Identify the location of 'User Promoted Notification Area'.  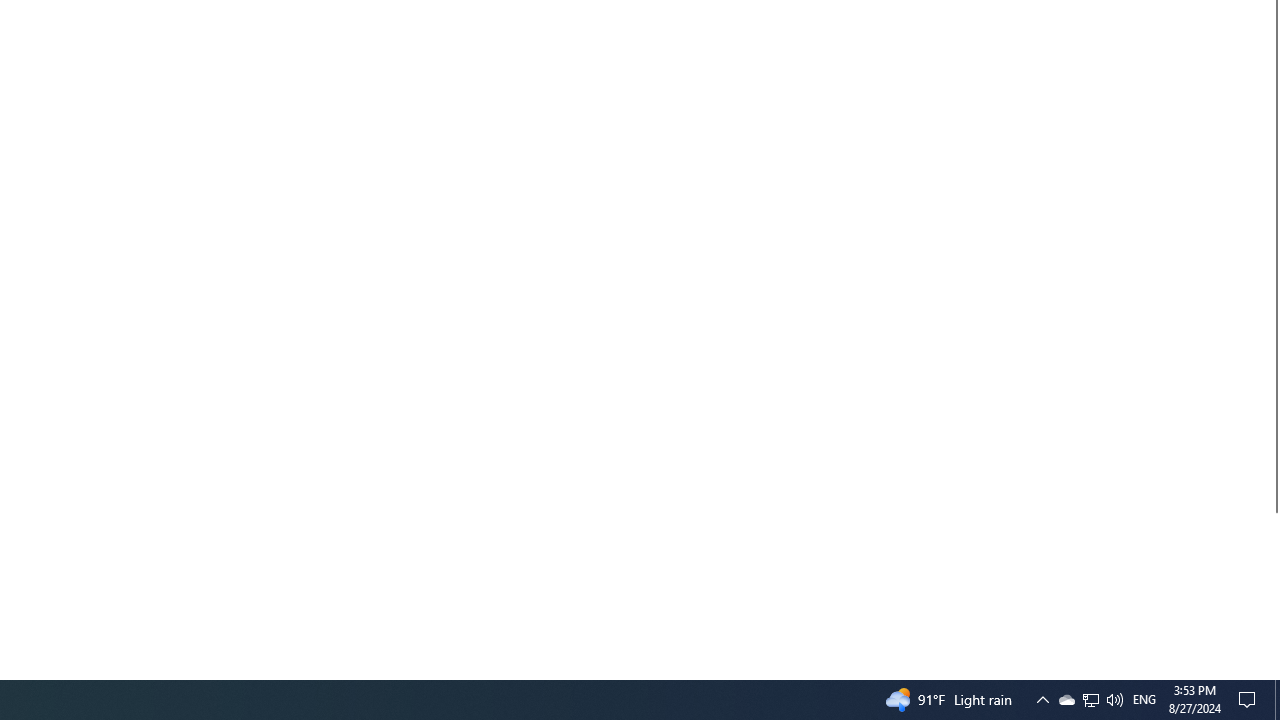
(1089, 698).